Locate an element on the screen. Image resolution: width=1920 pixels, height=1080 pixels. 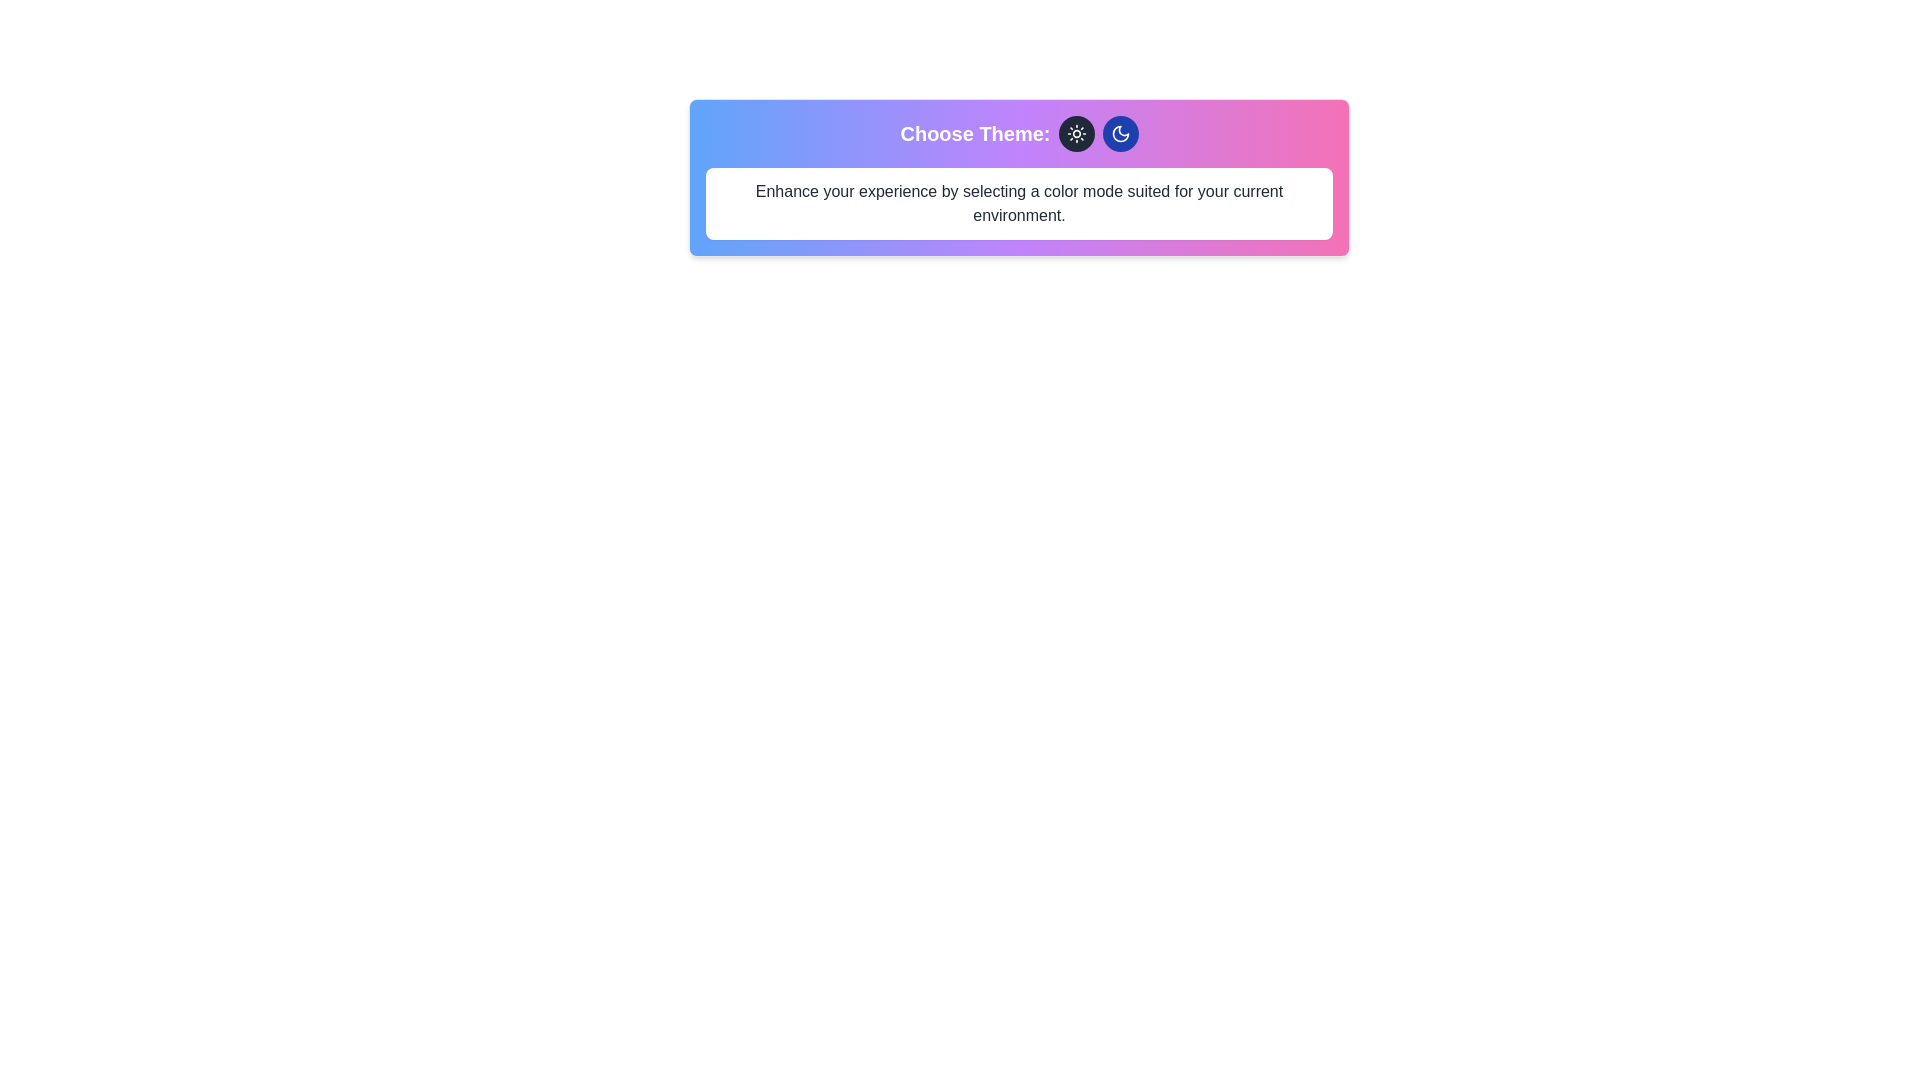
the circular button with a blue background and a crescent moon icon is located at coordinates (1120, 134).